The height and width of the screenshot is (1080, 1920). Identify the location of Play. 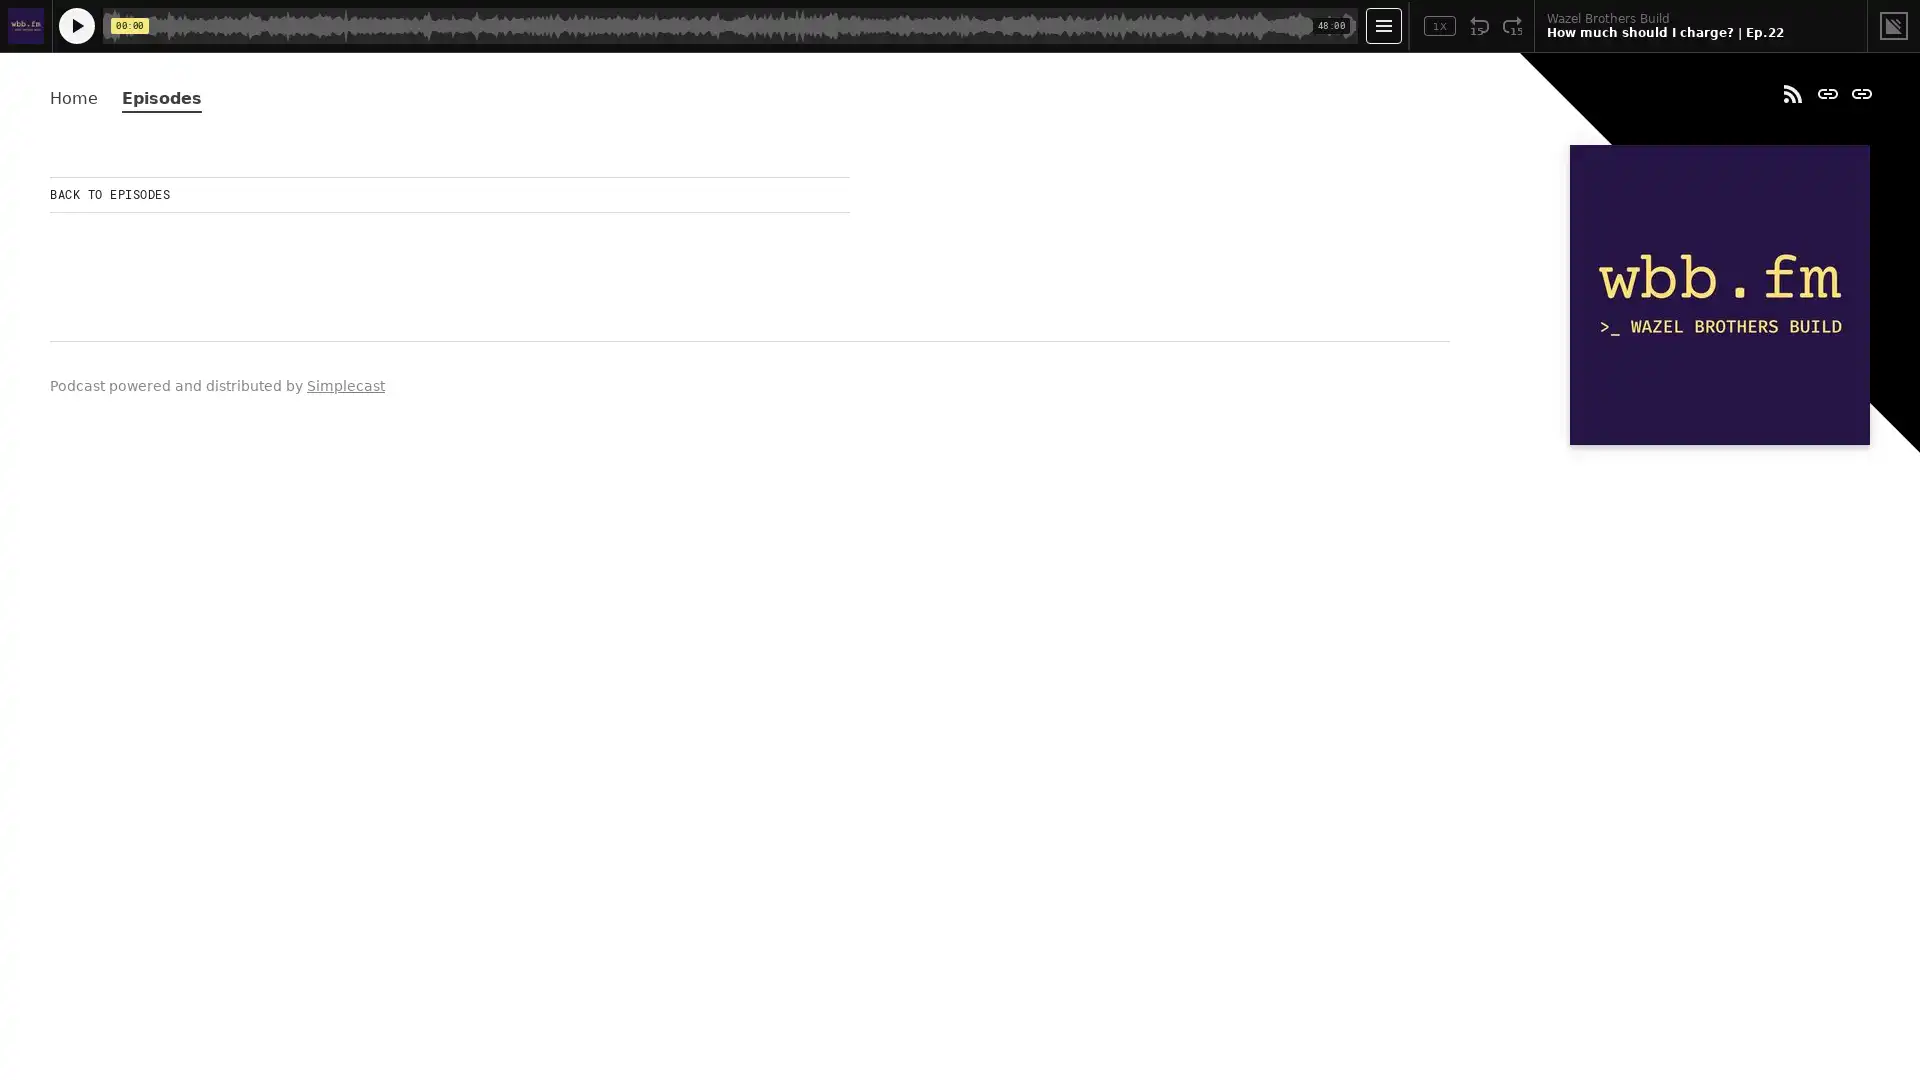
(76, 26).